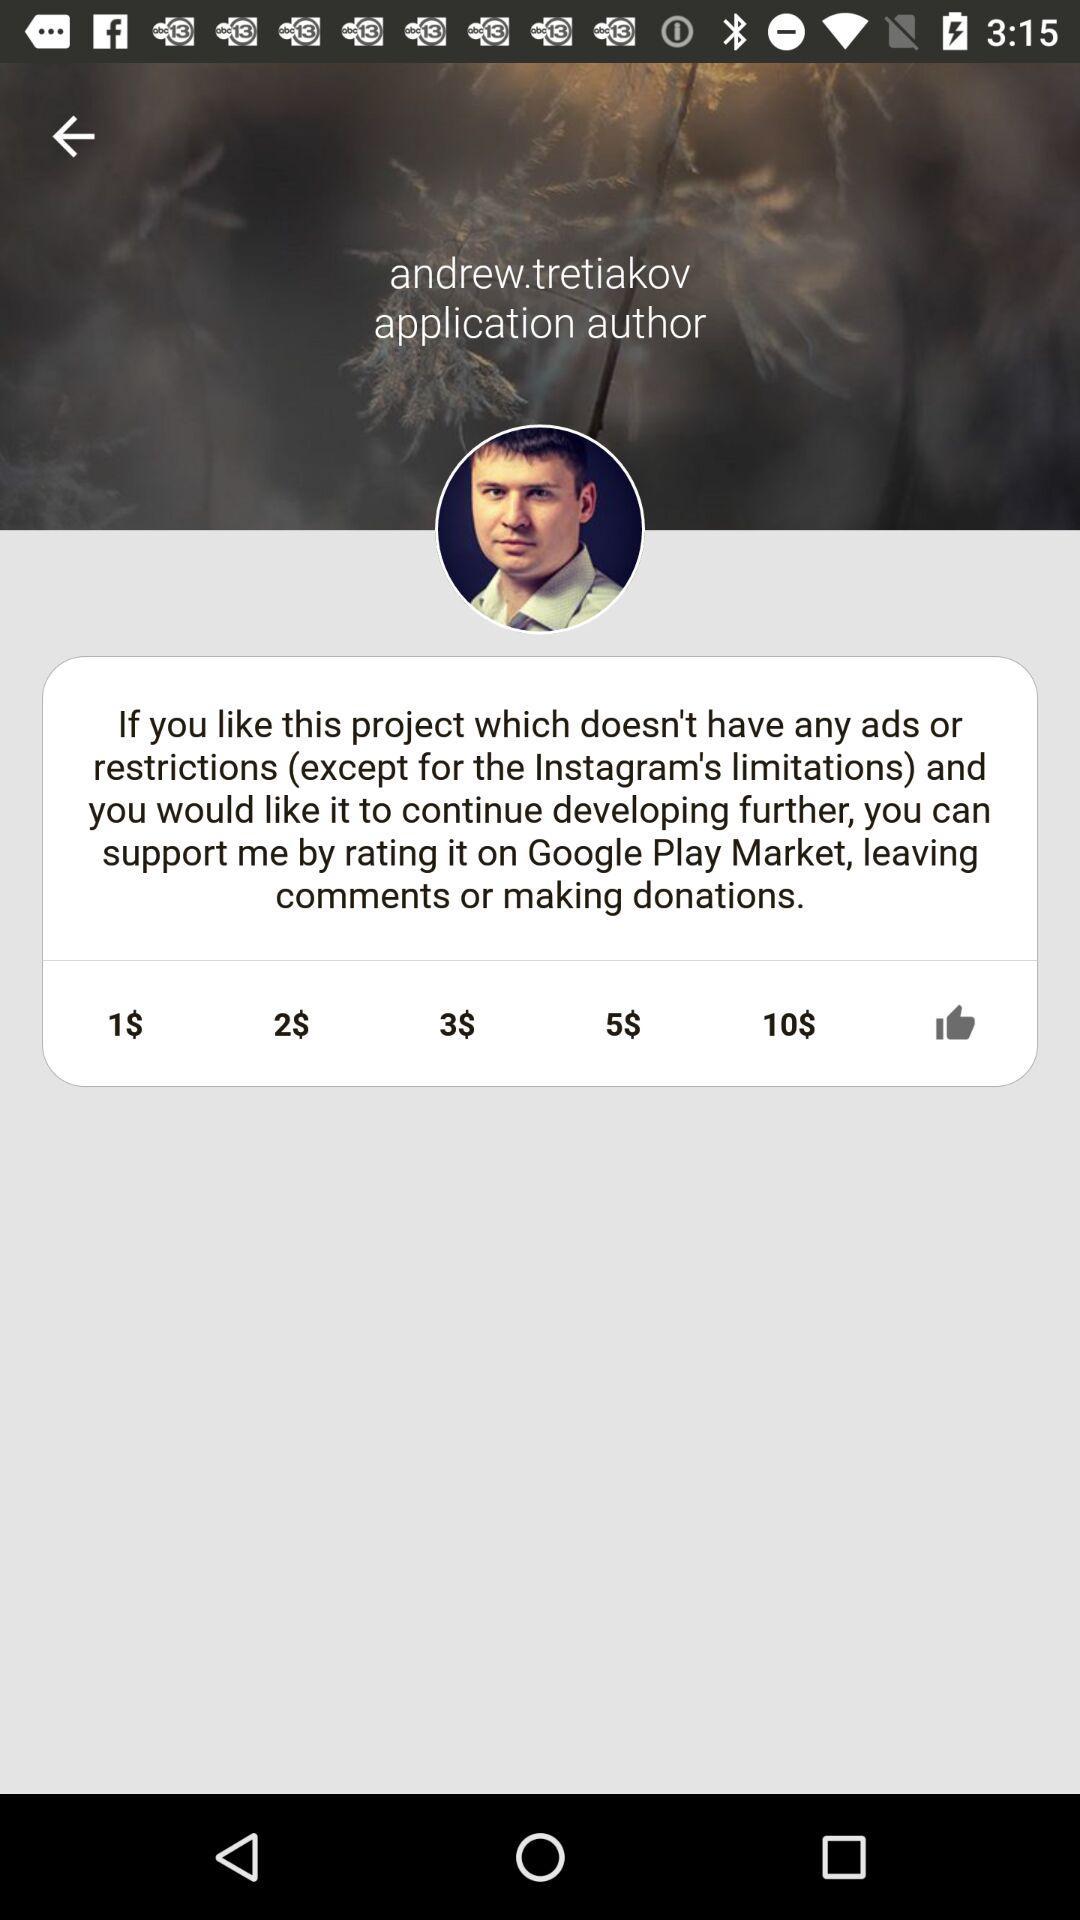 The image size is (1080, 1920). What do you see at coordinates (622, 1023) in the screenshot?
I see `item to the left of the 10$ item` at bounding box center [622, 1023].